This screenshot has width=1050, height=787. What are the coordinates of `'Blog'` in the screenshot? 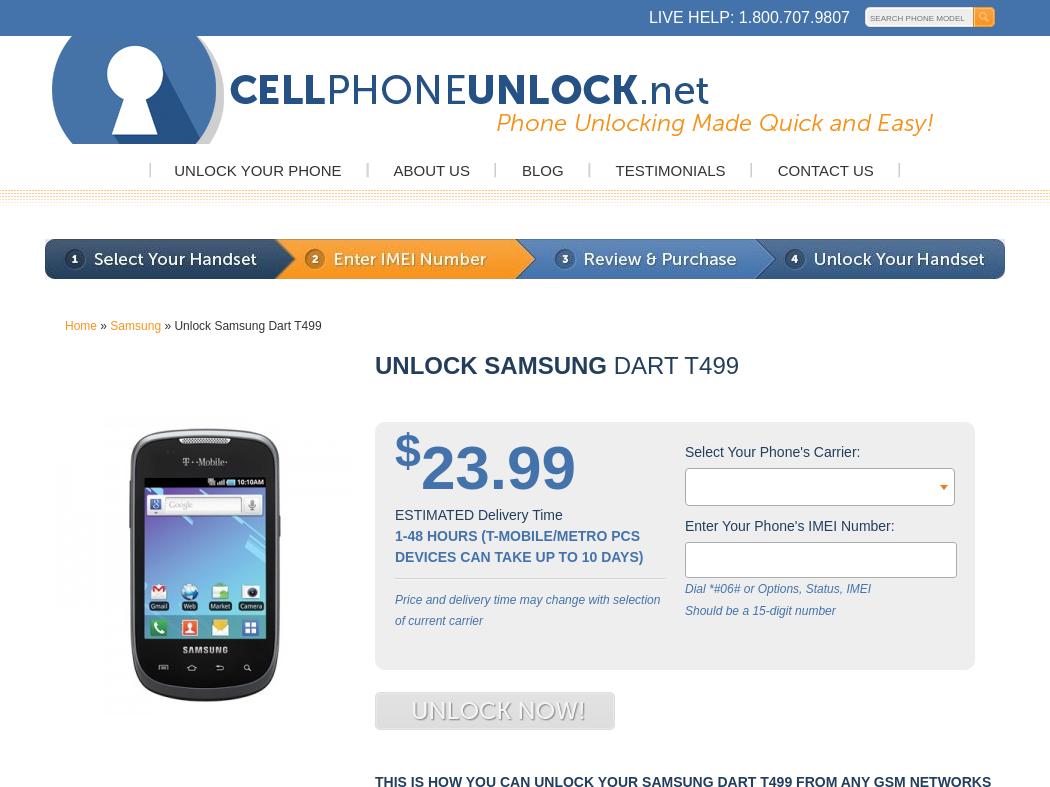 It's located at (542, 169).